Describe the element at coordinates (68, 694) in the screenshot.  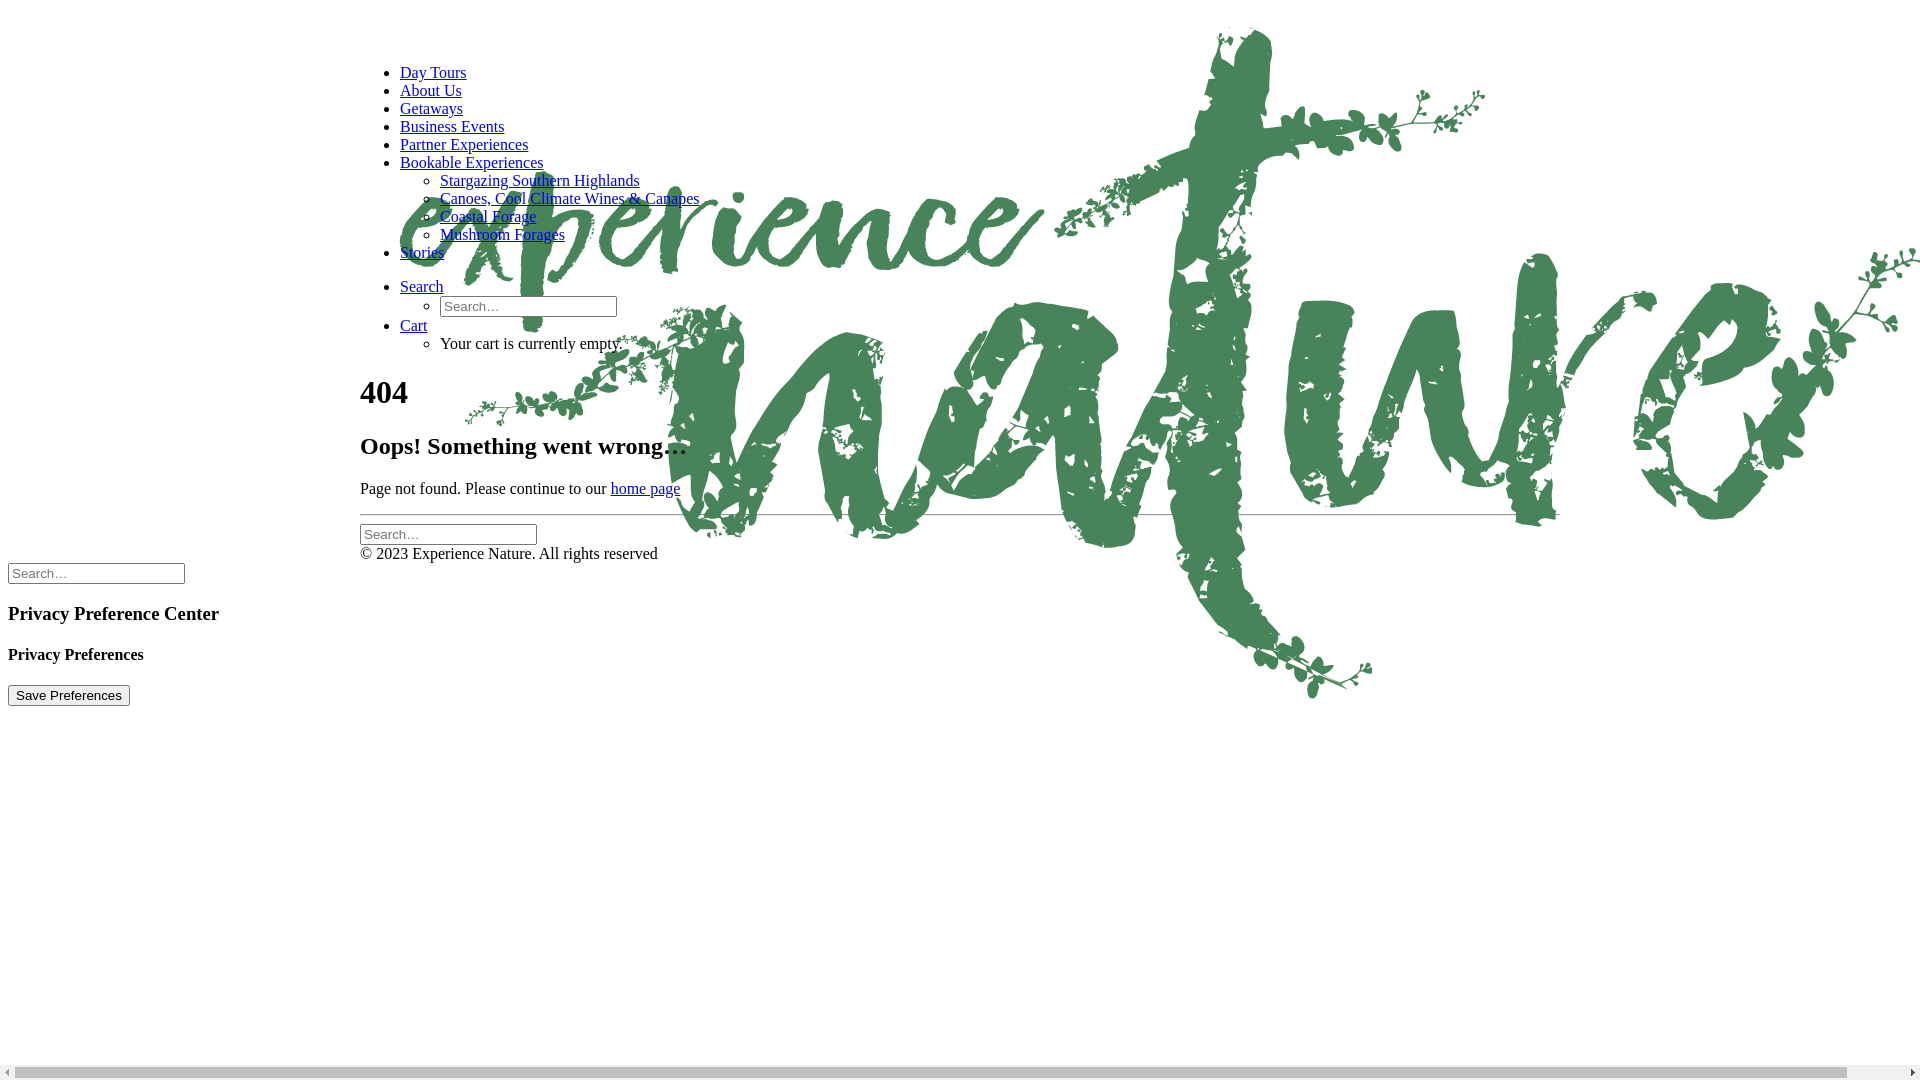
I see `'Save Preferences'` at that location.